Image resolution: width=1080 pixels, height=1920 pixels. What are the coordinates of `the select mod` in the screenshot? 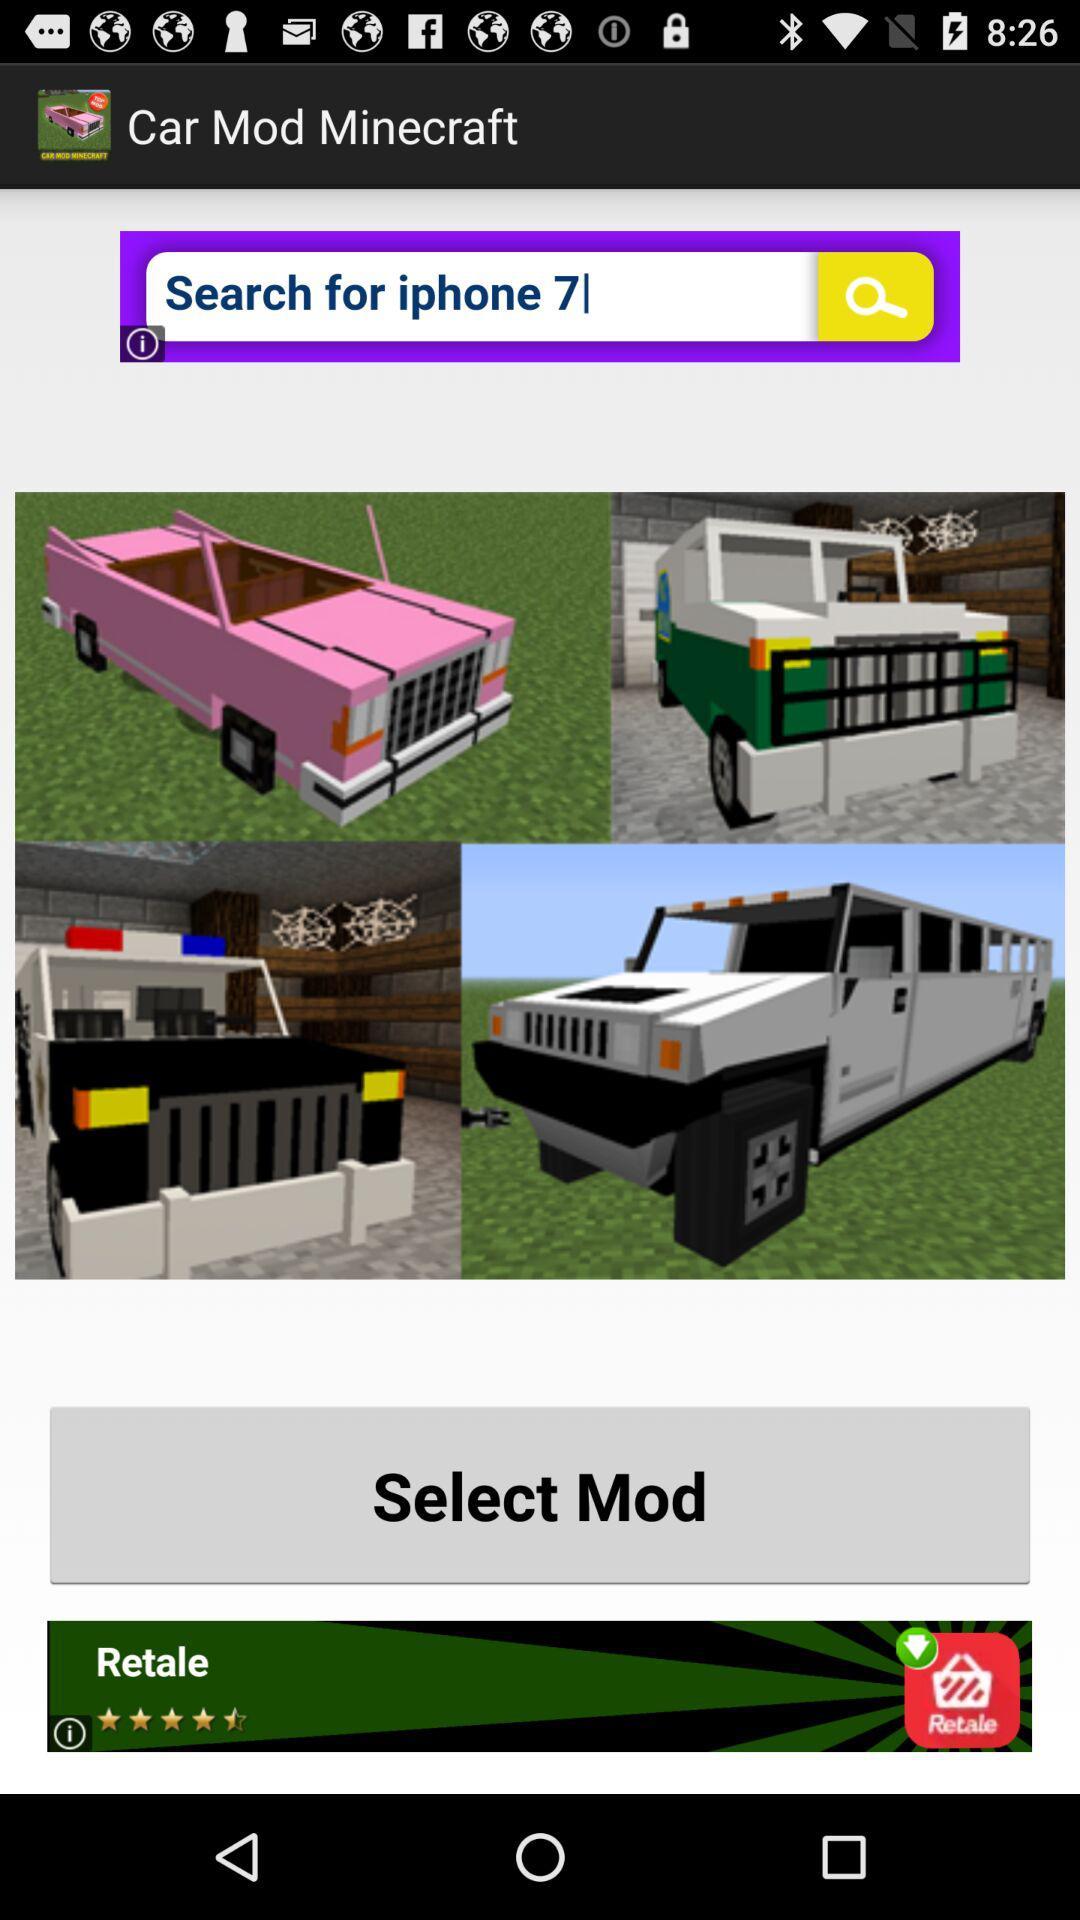 It's located at (540, 1495).